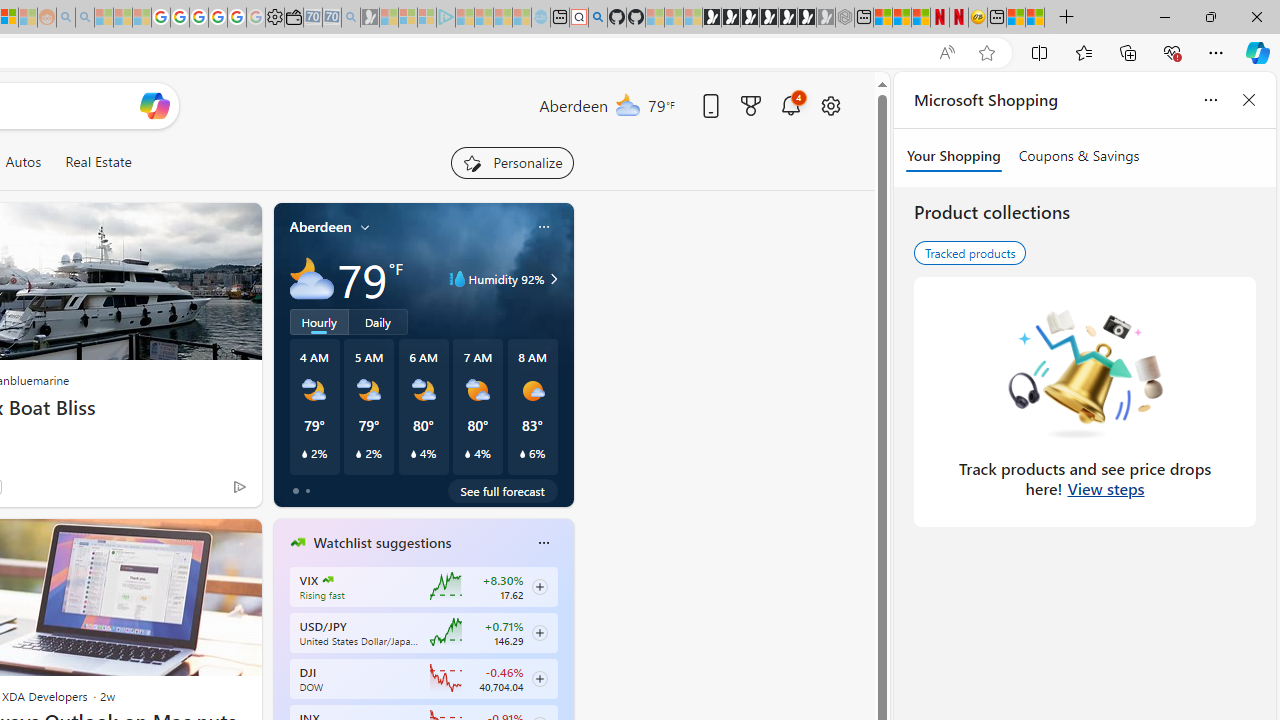 This screenshot has width=1280, height=720. What do you see at coordinates (154, 105) in the screenshot?
I see `'Open Copilot'` at bounding box center [154, 105].